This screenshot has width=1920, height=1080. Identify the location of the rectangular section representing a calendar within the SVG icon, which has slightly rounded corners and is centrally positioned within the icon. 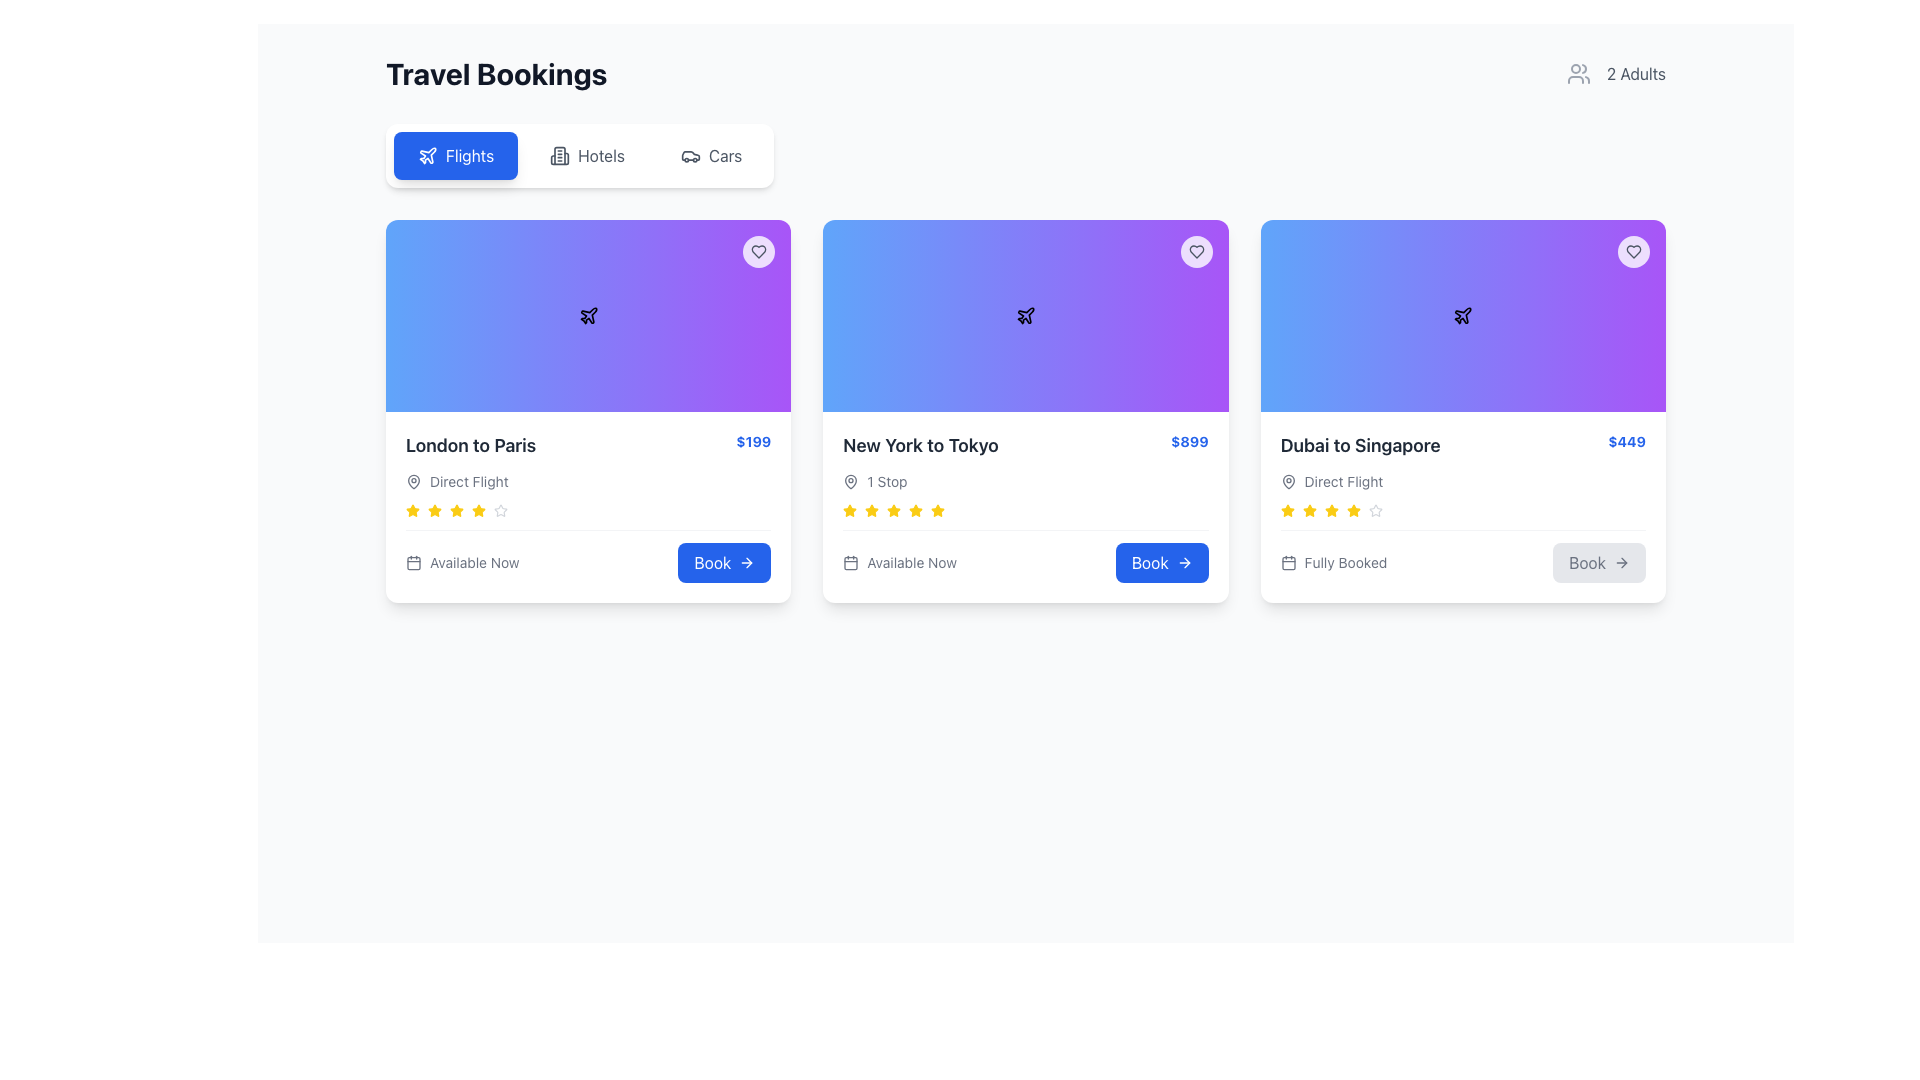
(851, 563).